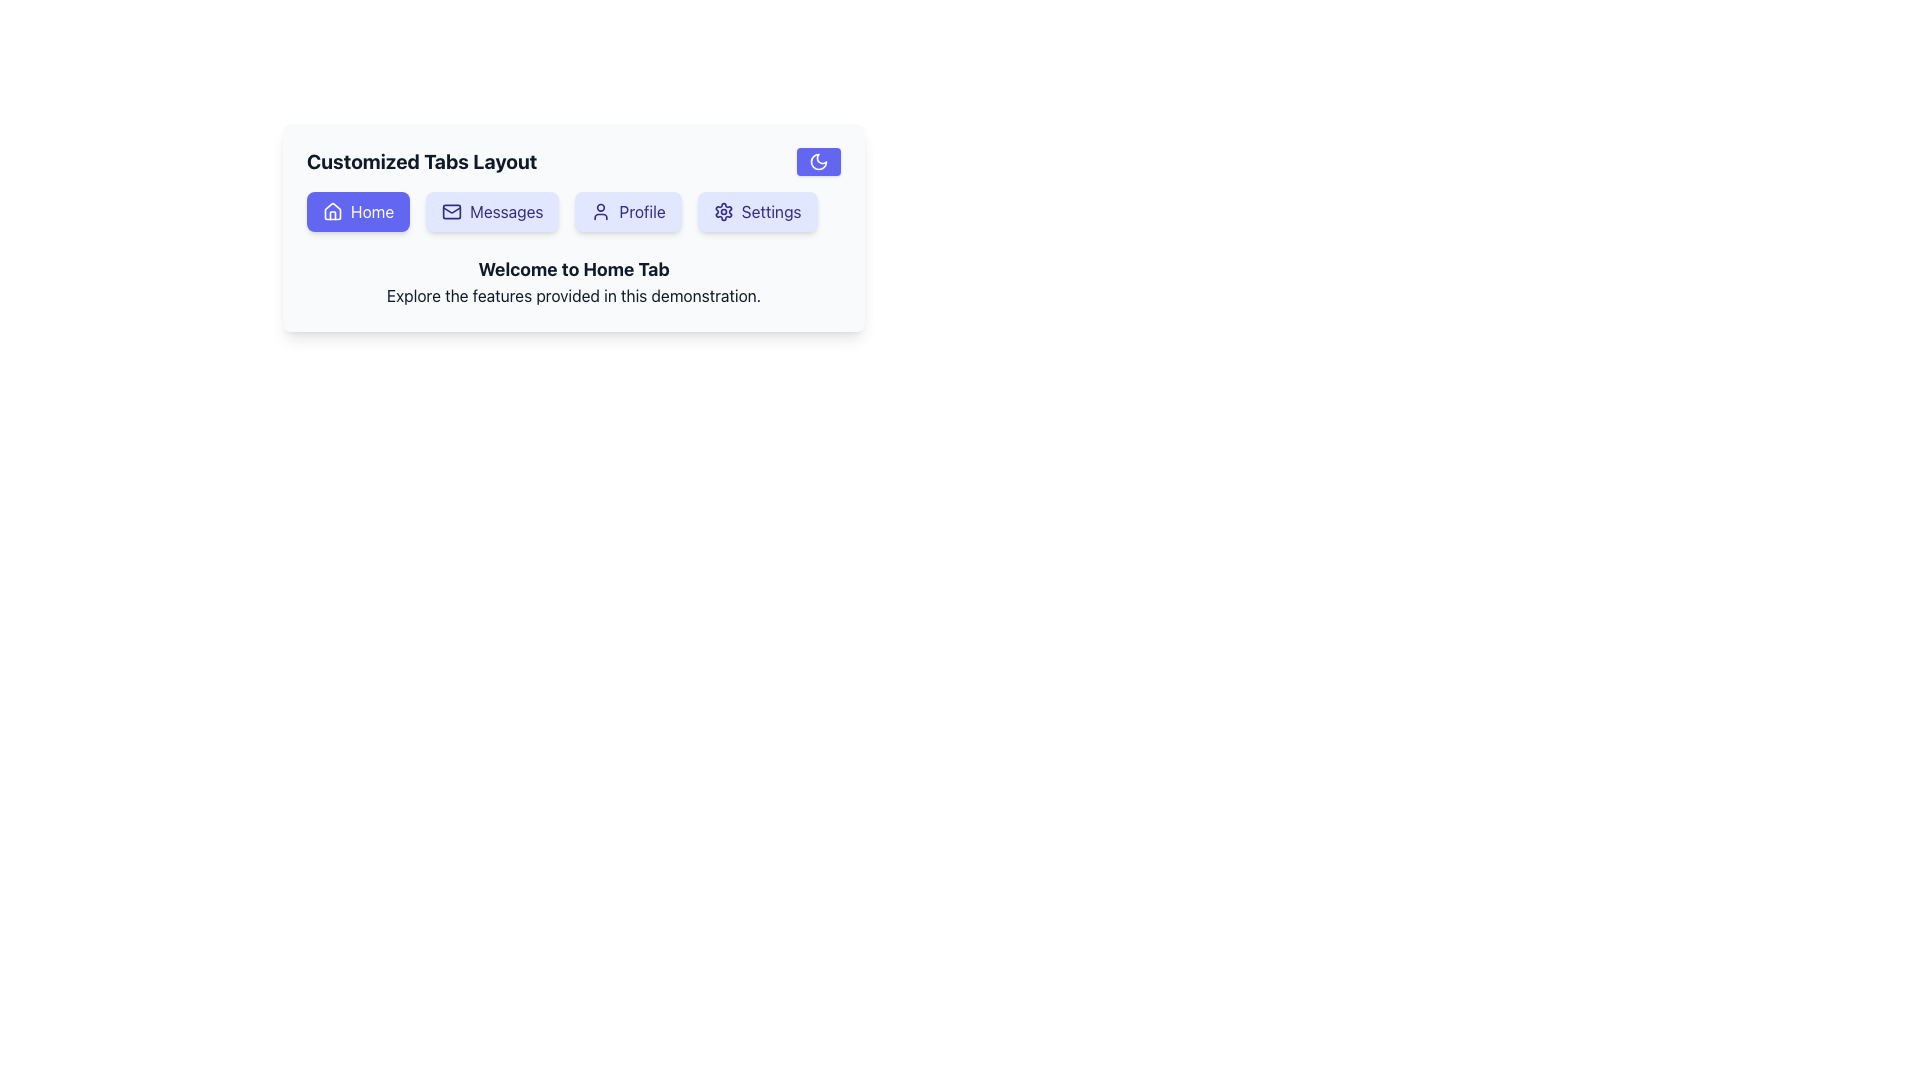 The image size is (1920, 1080). Describe the element at coordinates (642, 212) in the screenshot. I see `the 'Profile' button which contains the text label indicating the profile section of the application` at that location.